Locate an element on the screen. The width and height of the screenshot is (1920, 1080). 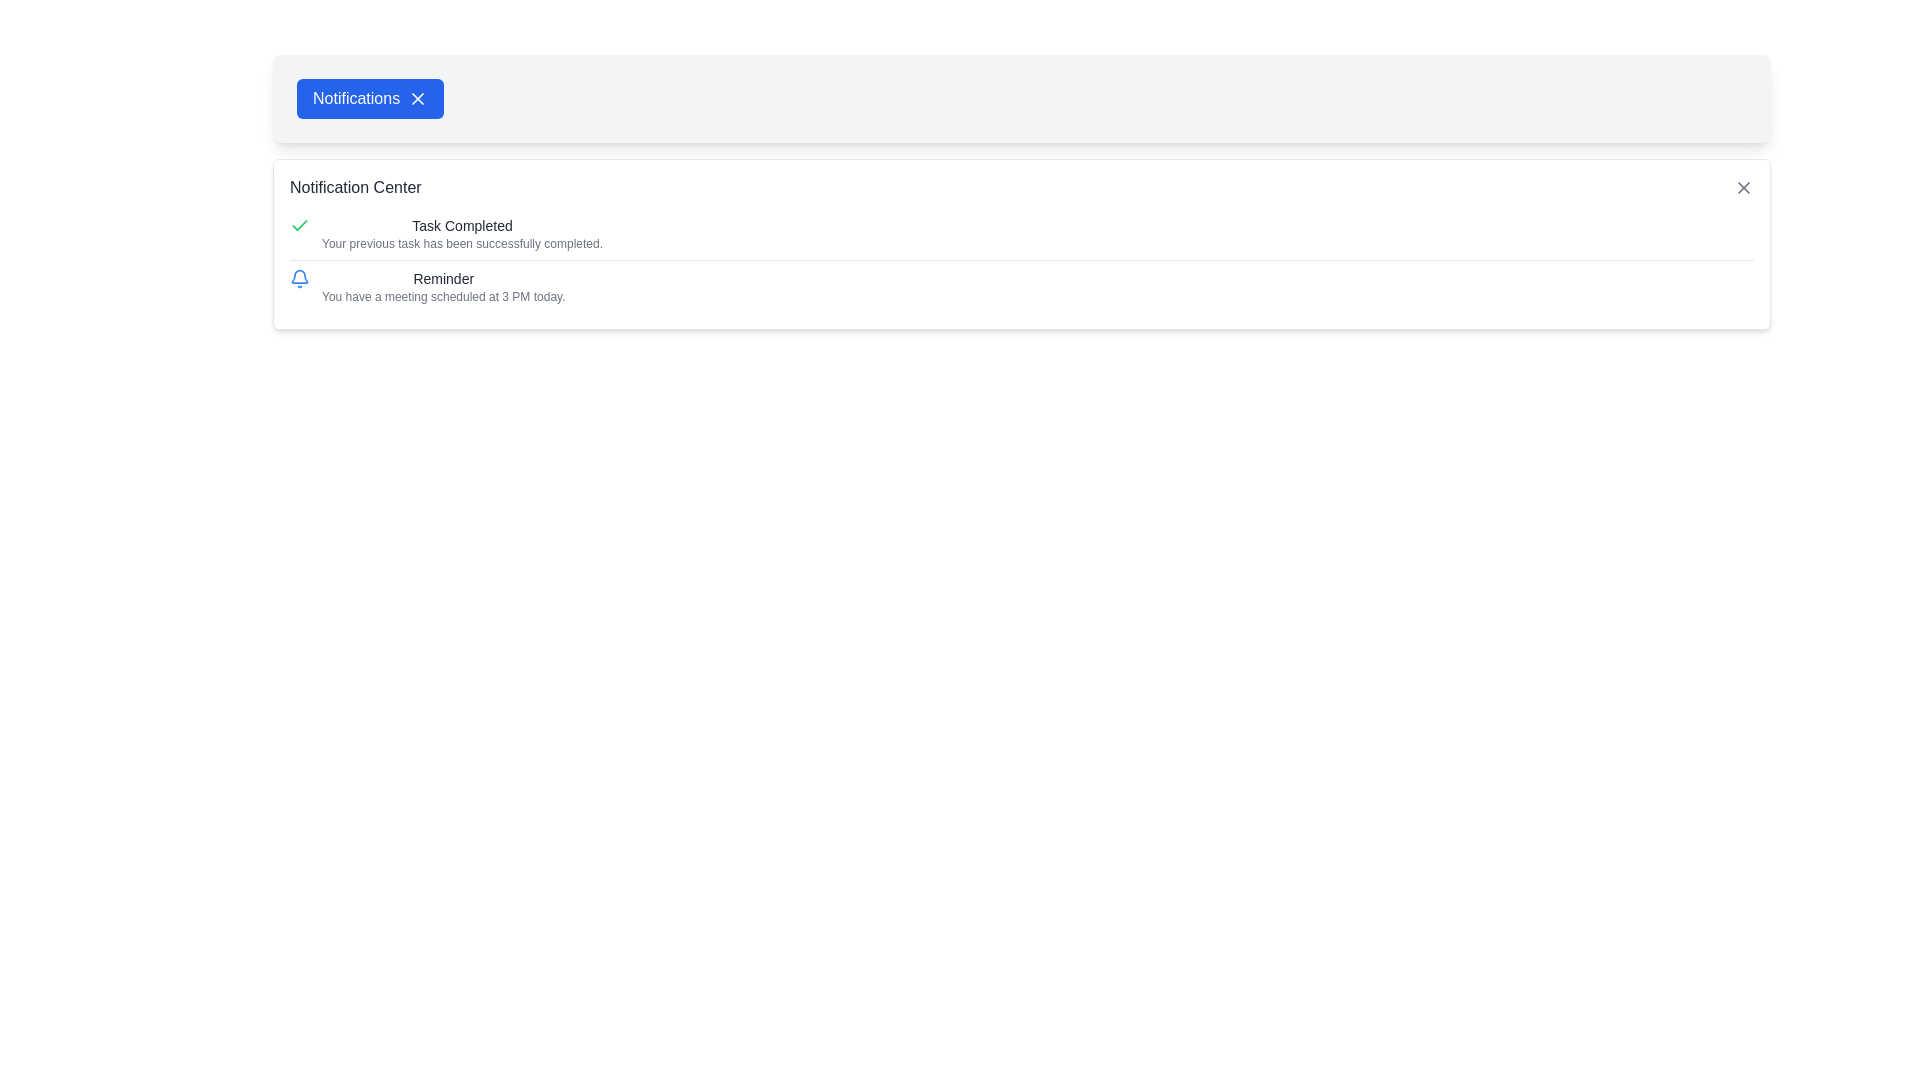
the text block that serves as a reminder for an upcoming meeting scheduled at 3 PM today, located under the 'Notification Center' header is located at coordinates (442, 286).